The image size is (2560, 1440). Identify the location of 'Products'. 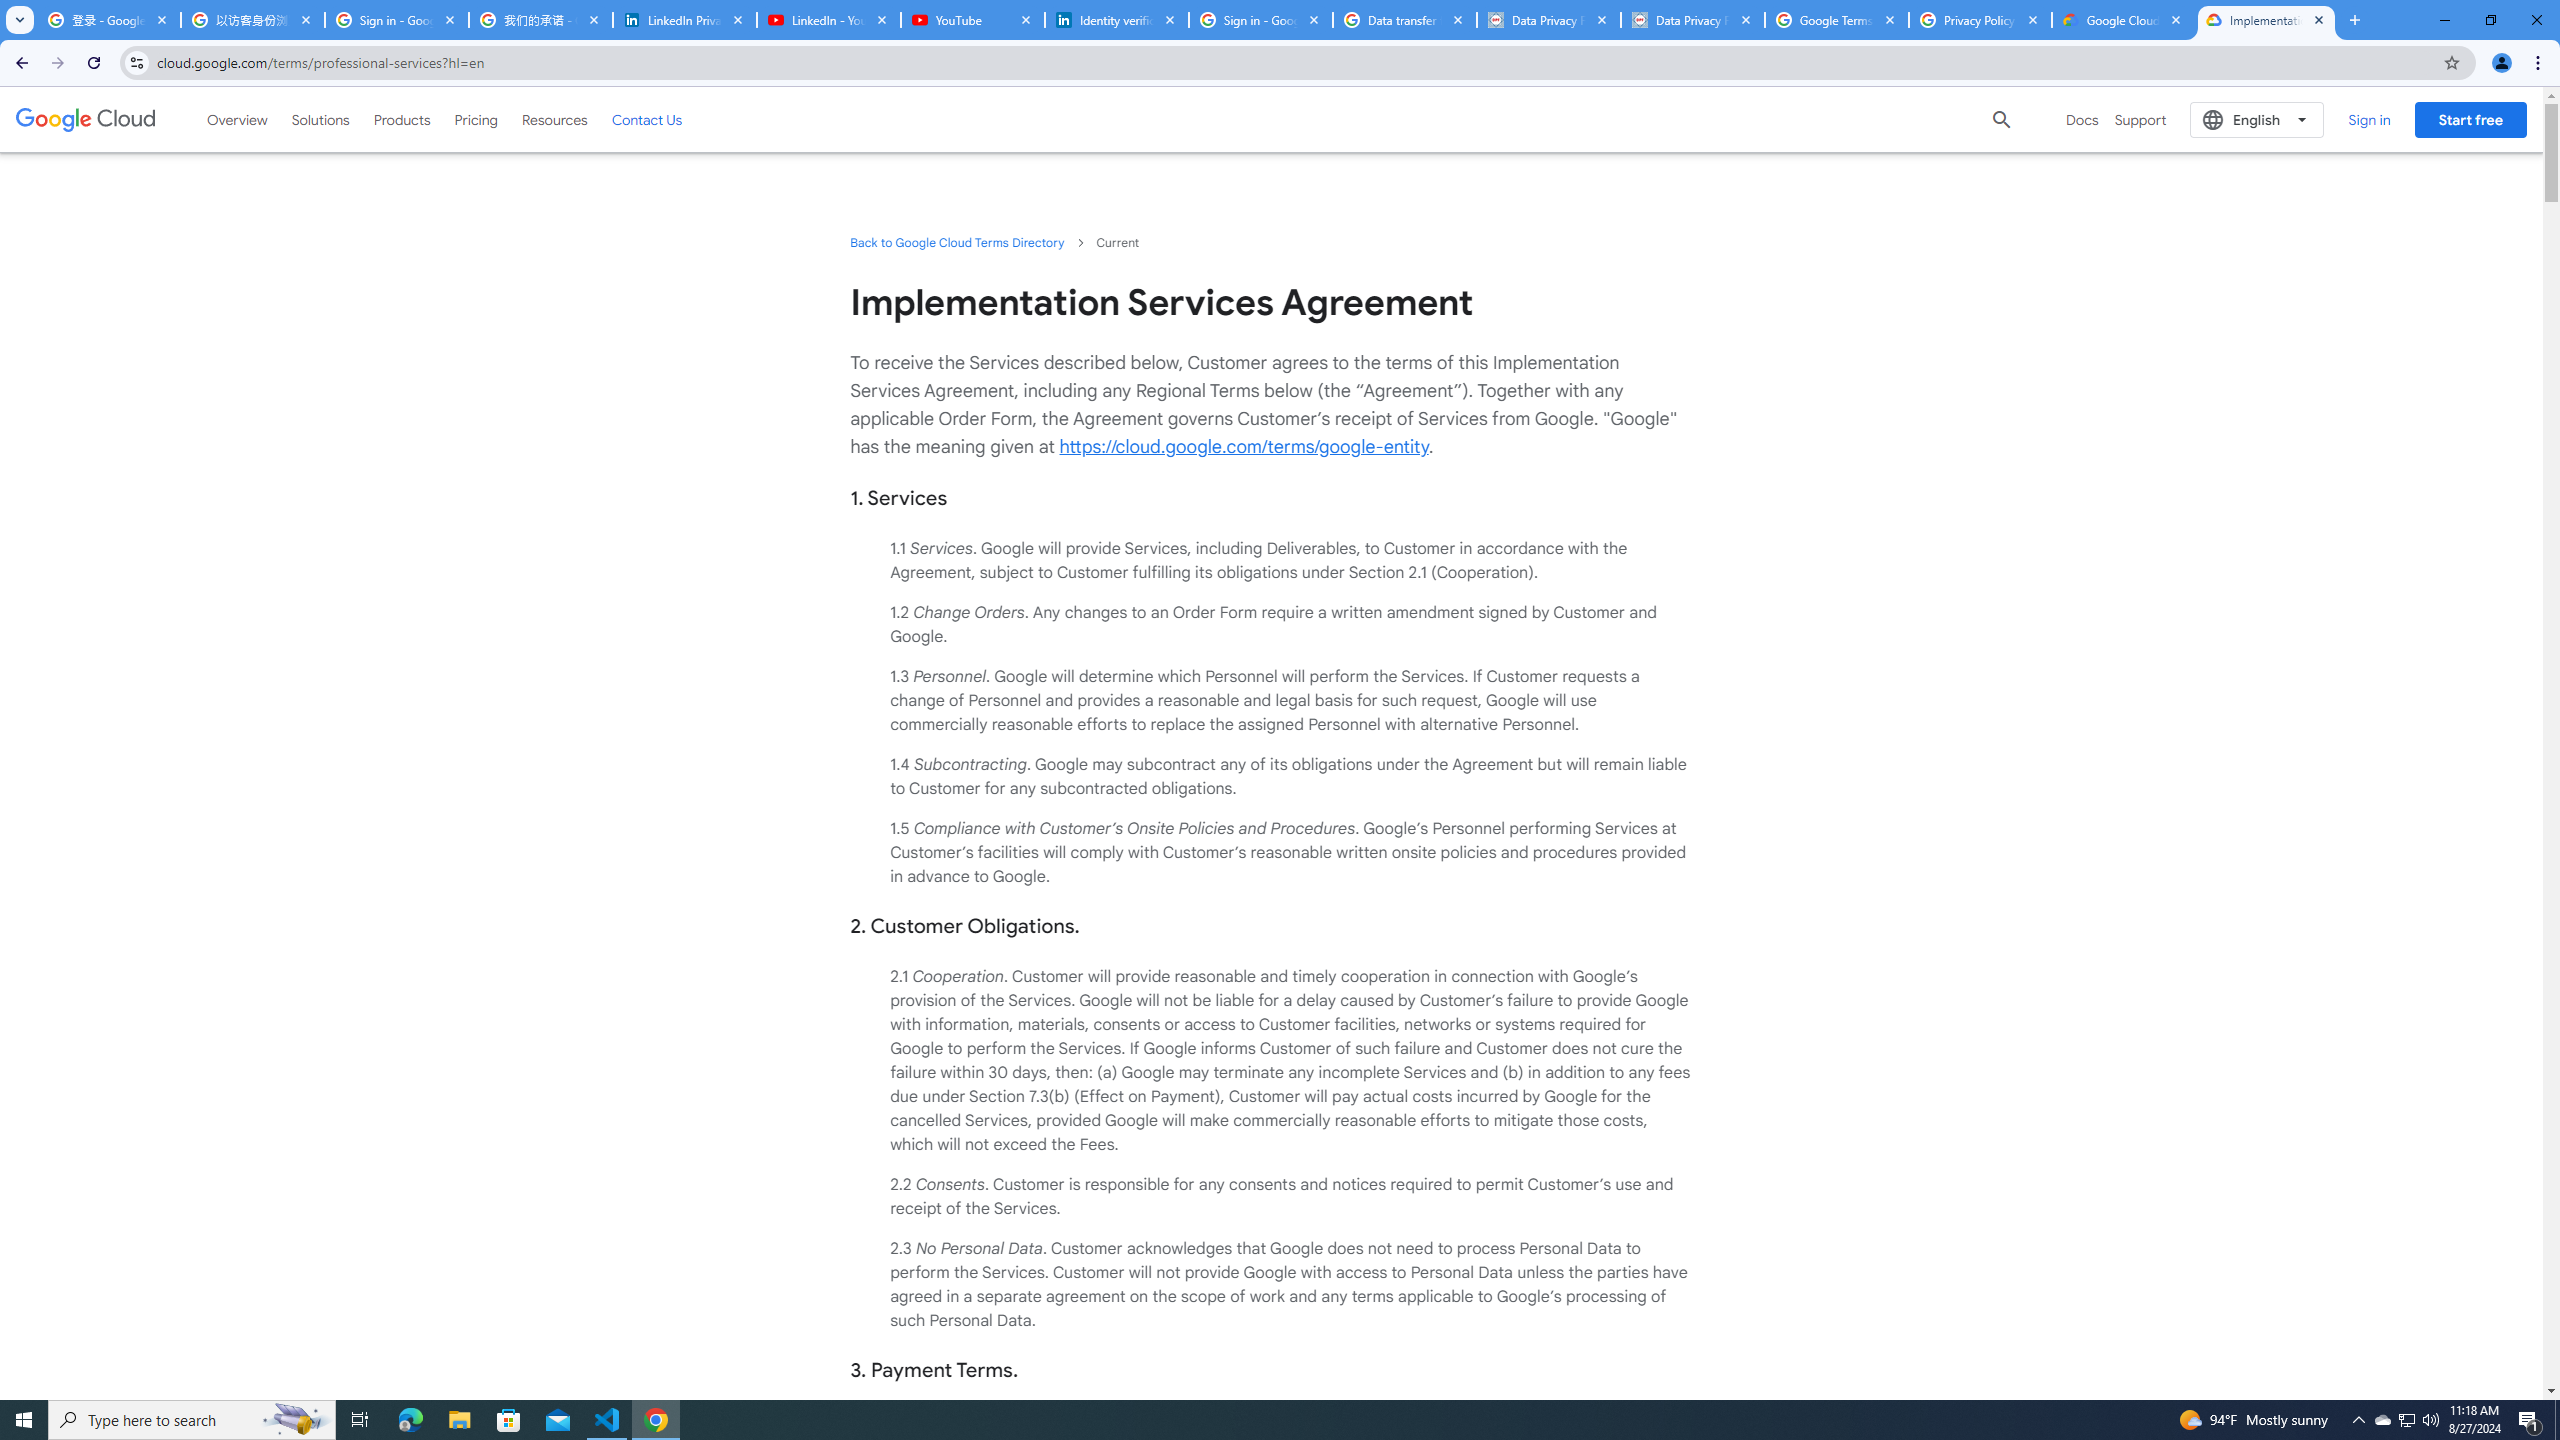
(400, 118).